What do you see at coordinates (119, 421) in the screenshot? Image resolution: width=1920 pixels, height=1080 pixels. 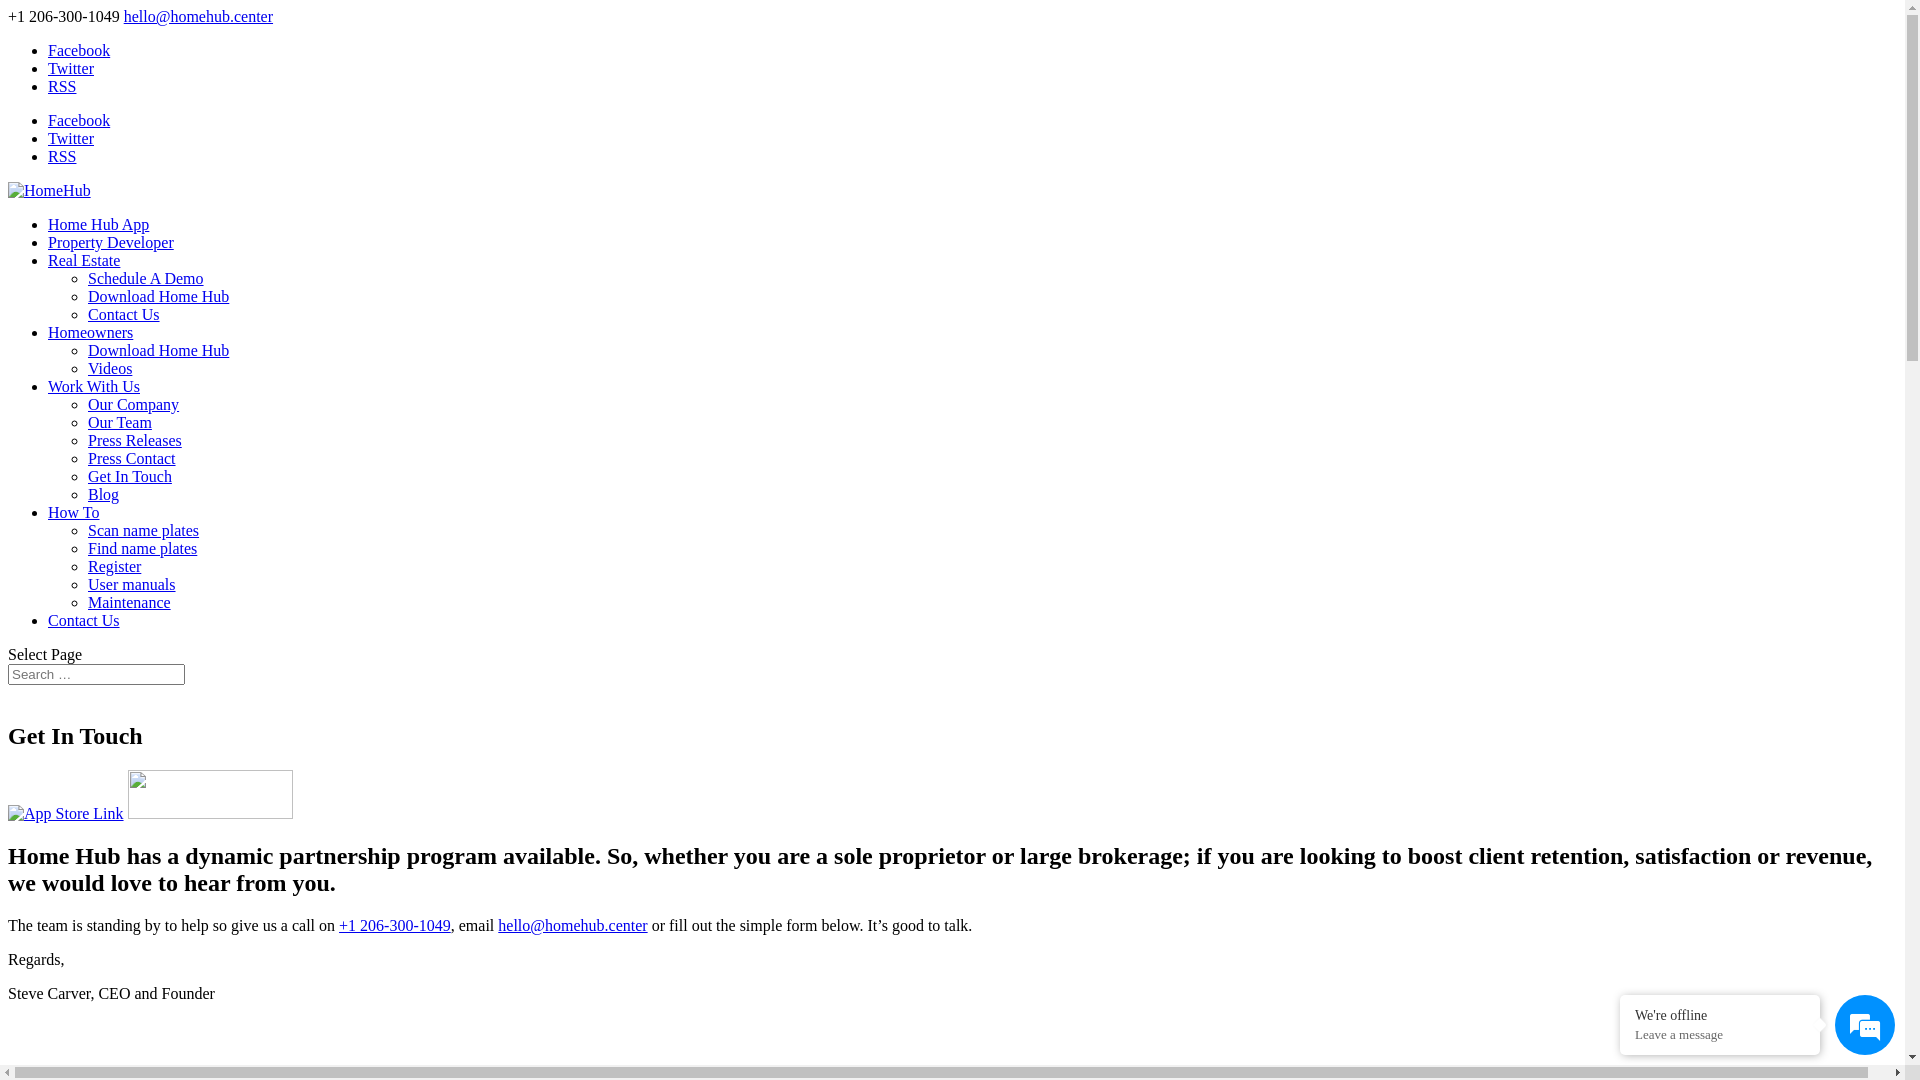 I see `'Our Team'` at bounding box center [119, 421].